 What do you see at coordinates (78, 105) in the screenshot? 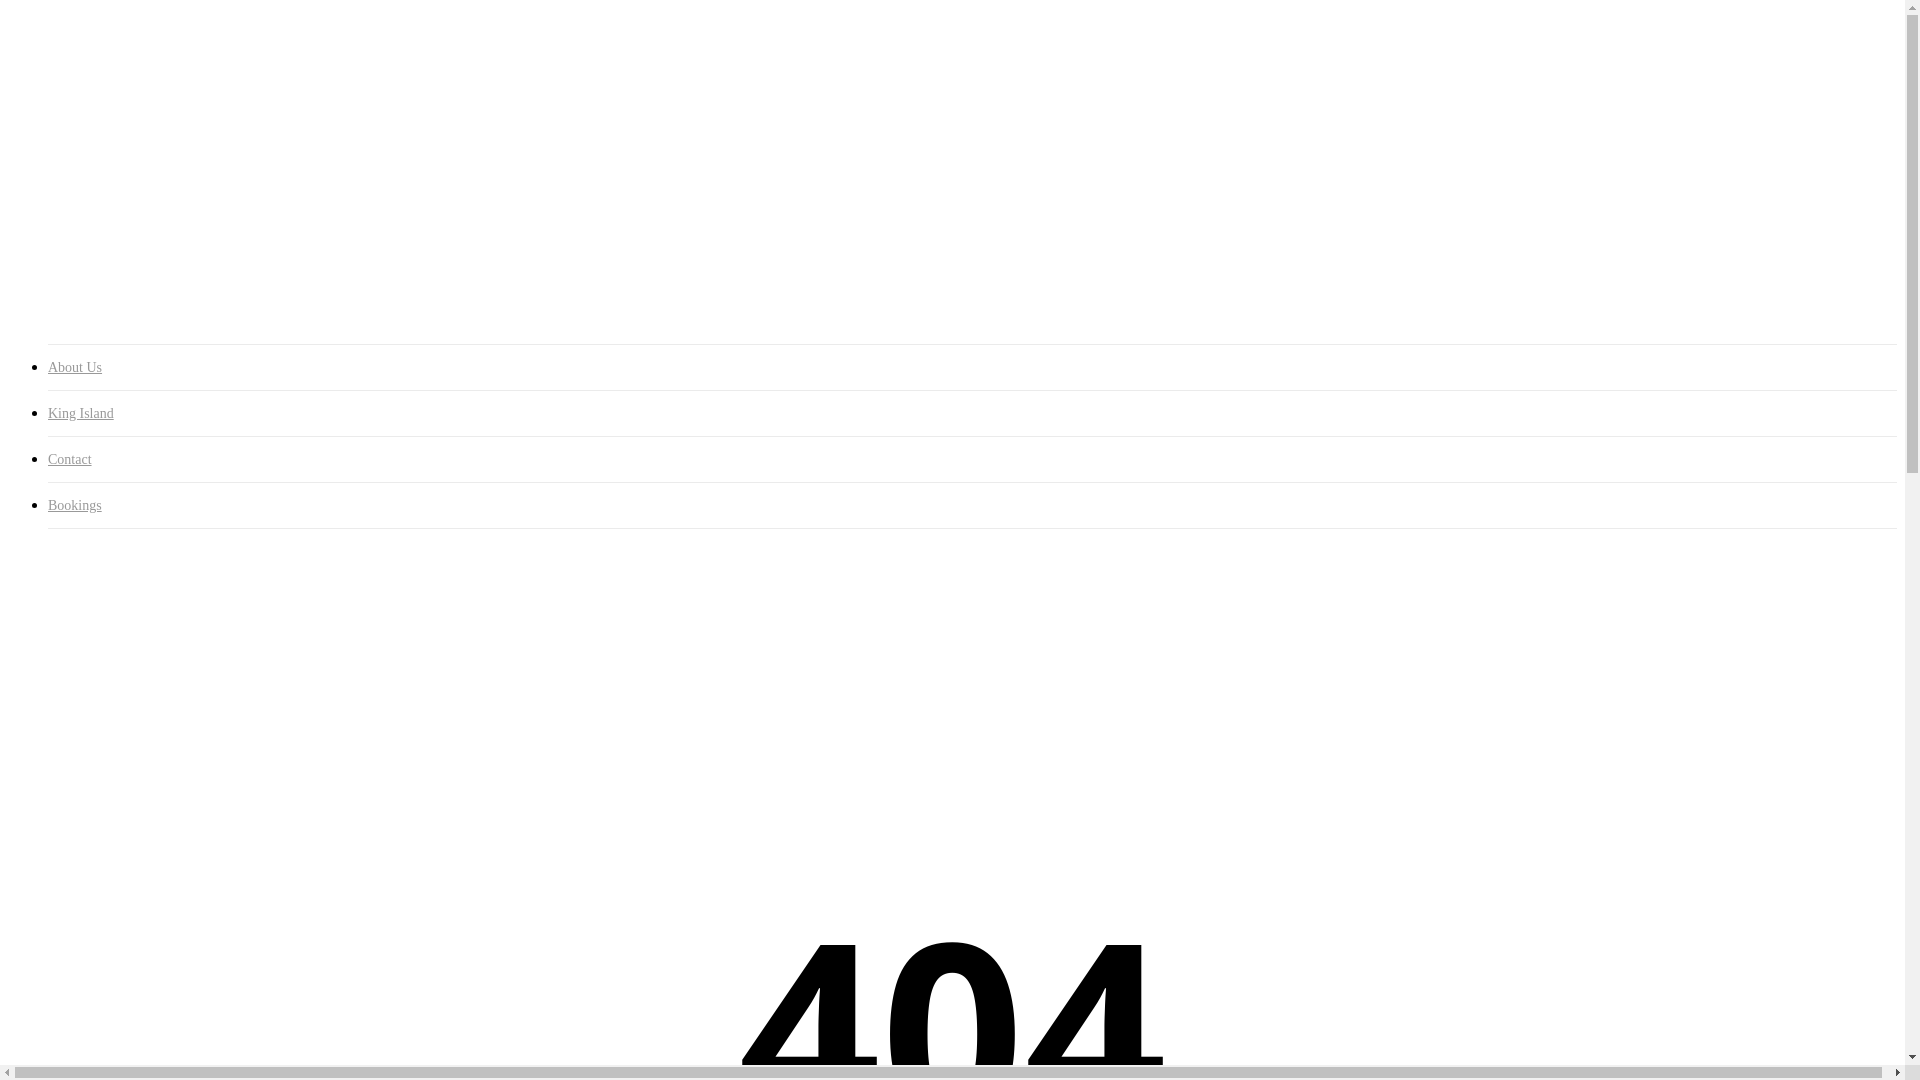
I see `'About Us'` at bounding box center [78, 105].